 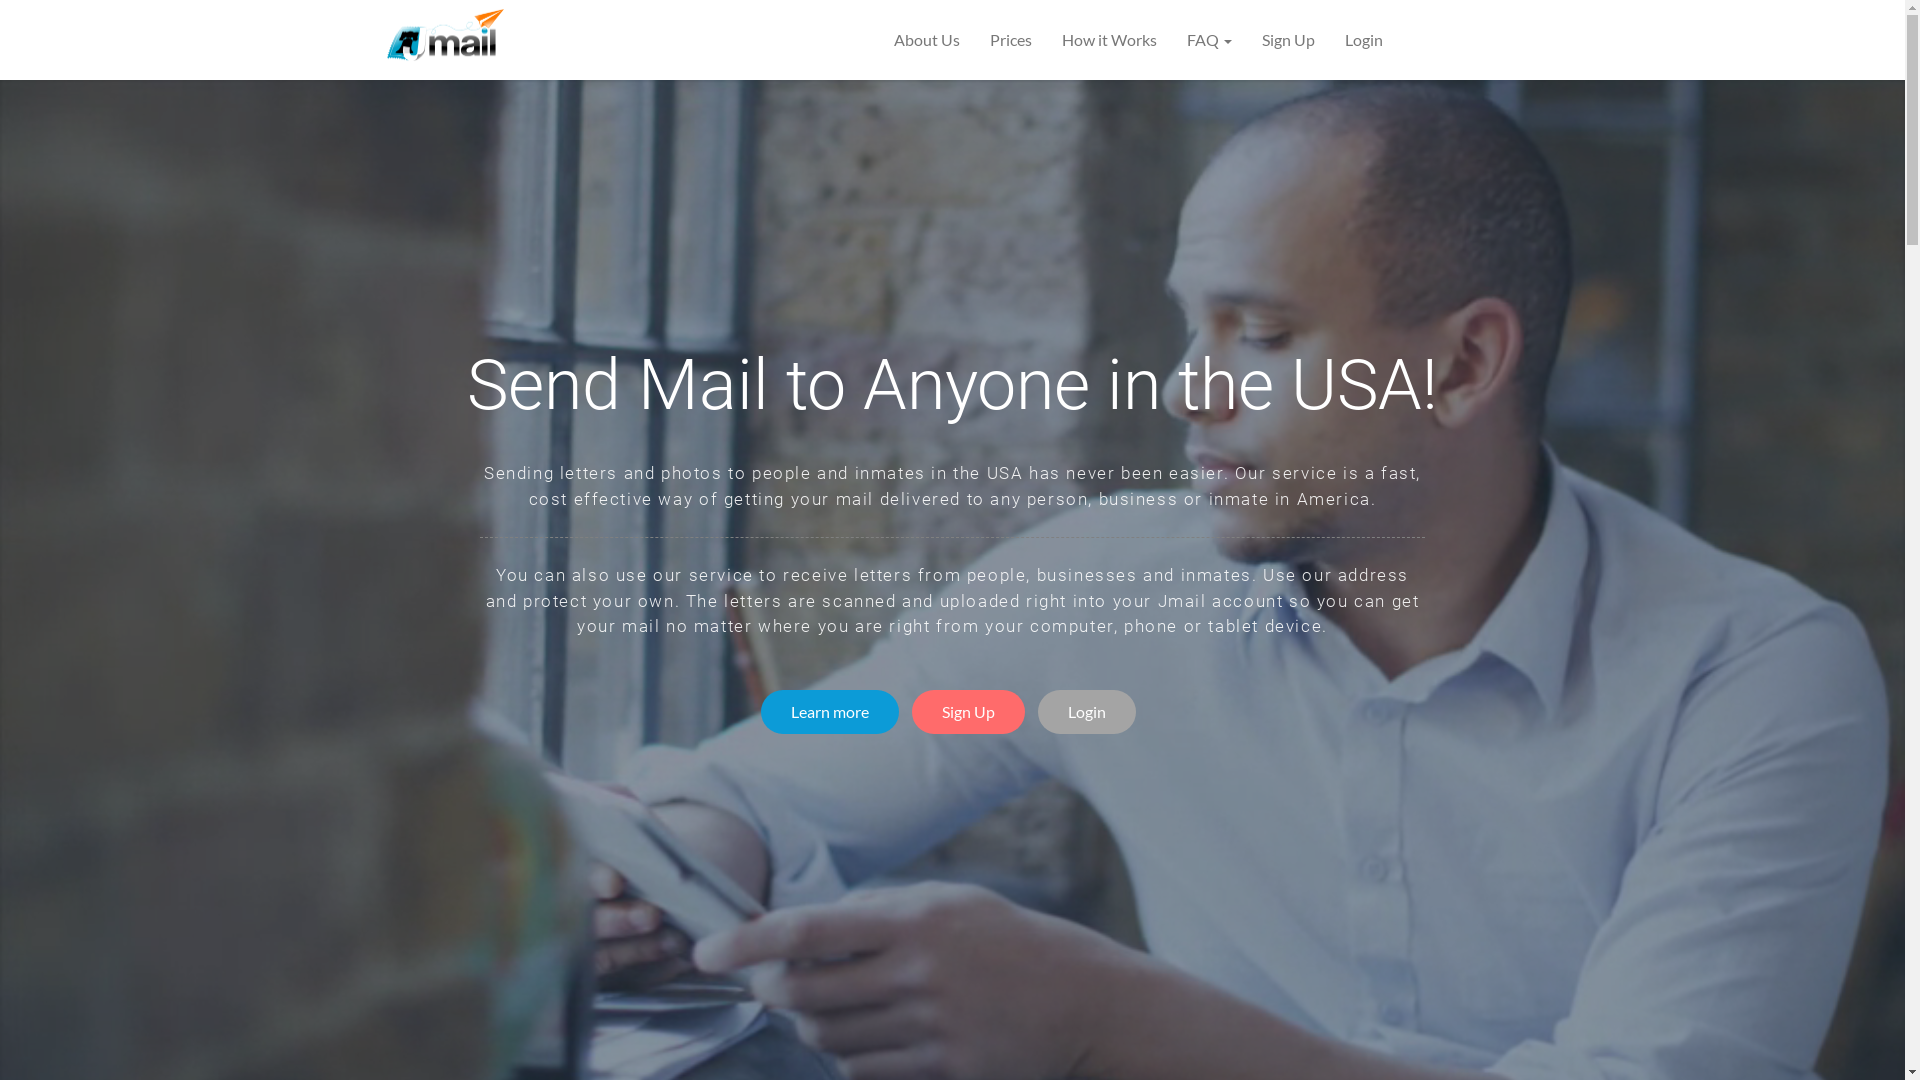 I want to click on 'Prices', so click(x=1009, y=39).